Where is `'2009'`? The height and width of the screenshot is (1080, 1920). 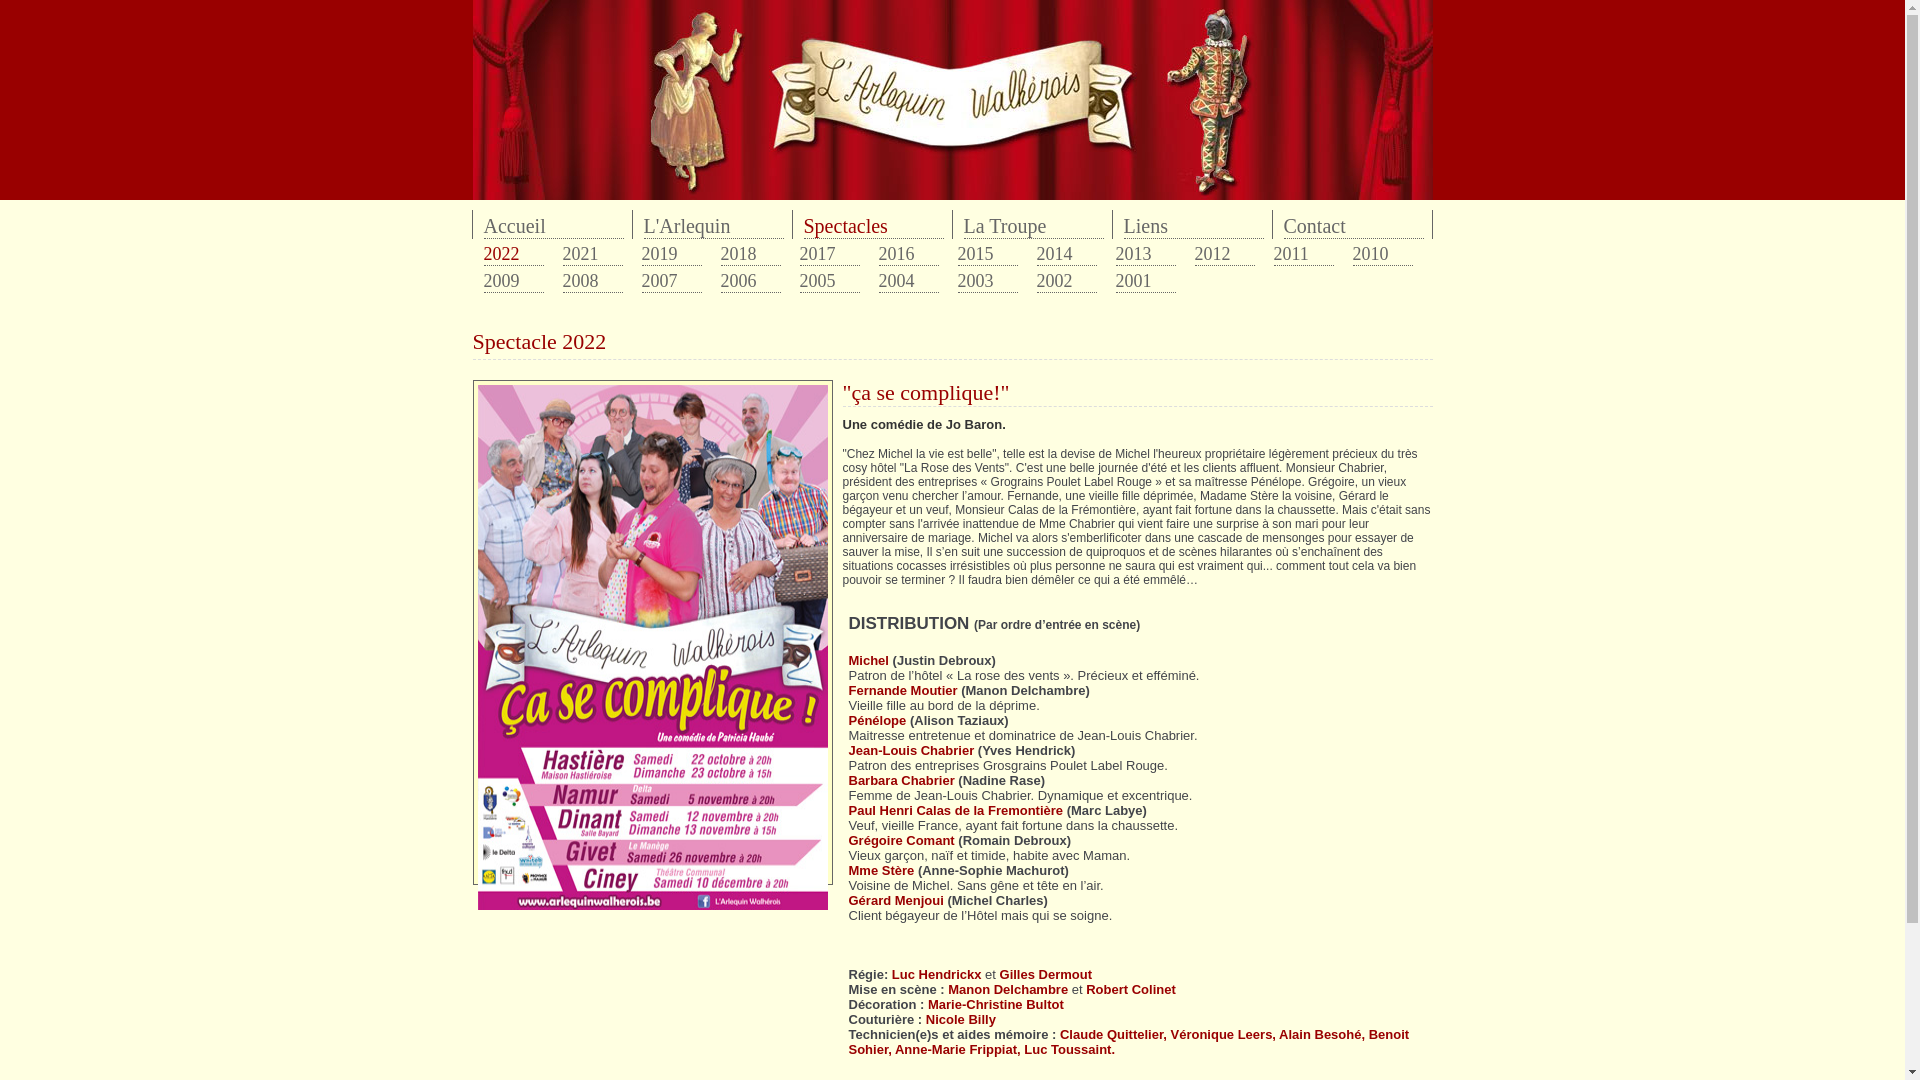 '2009' is located at coordinates (513, 281).